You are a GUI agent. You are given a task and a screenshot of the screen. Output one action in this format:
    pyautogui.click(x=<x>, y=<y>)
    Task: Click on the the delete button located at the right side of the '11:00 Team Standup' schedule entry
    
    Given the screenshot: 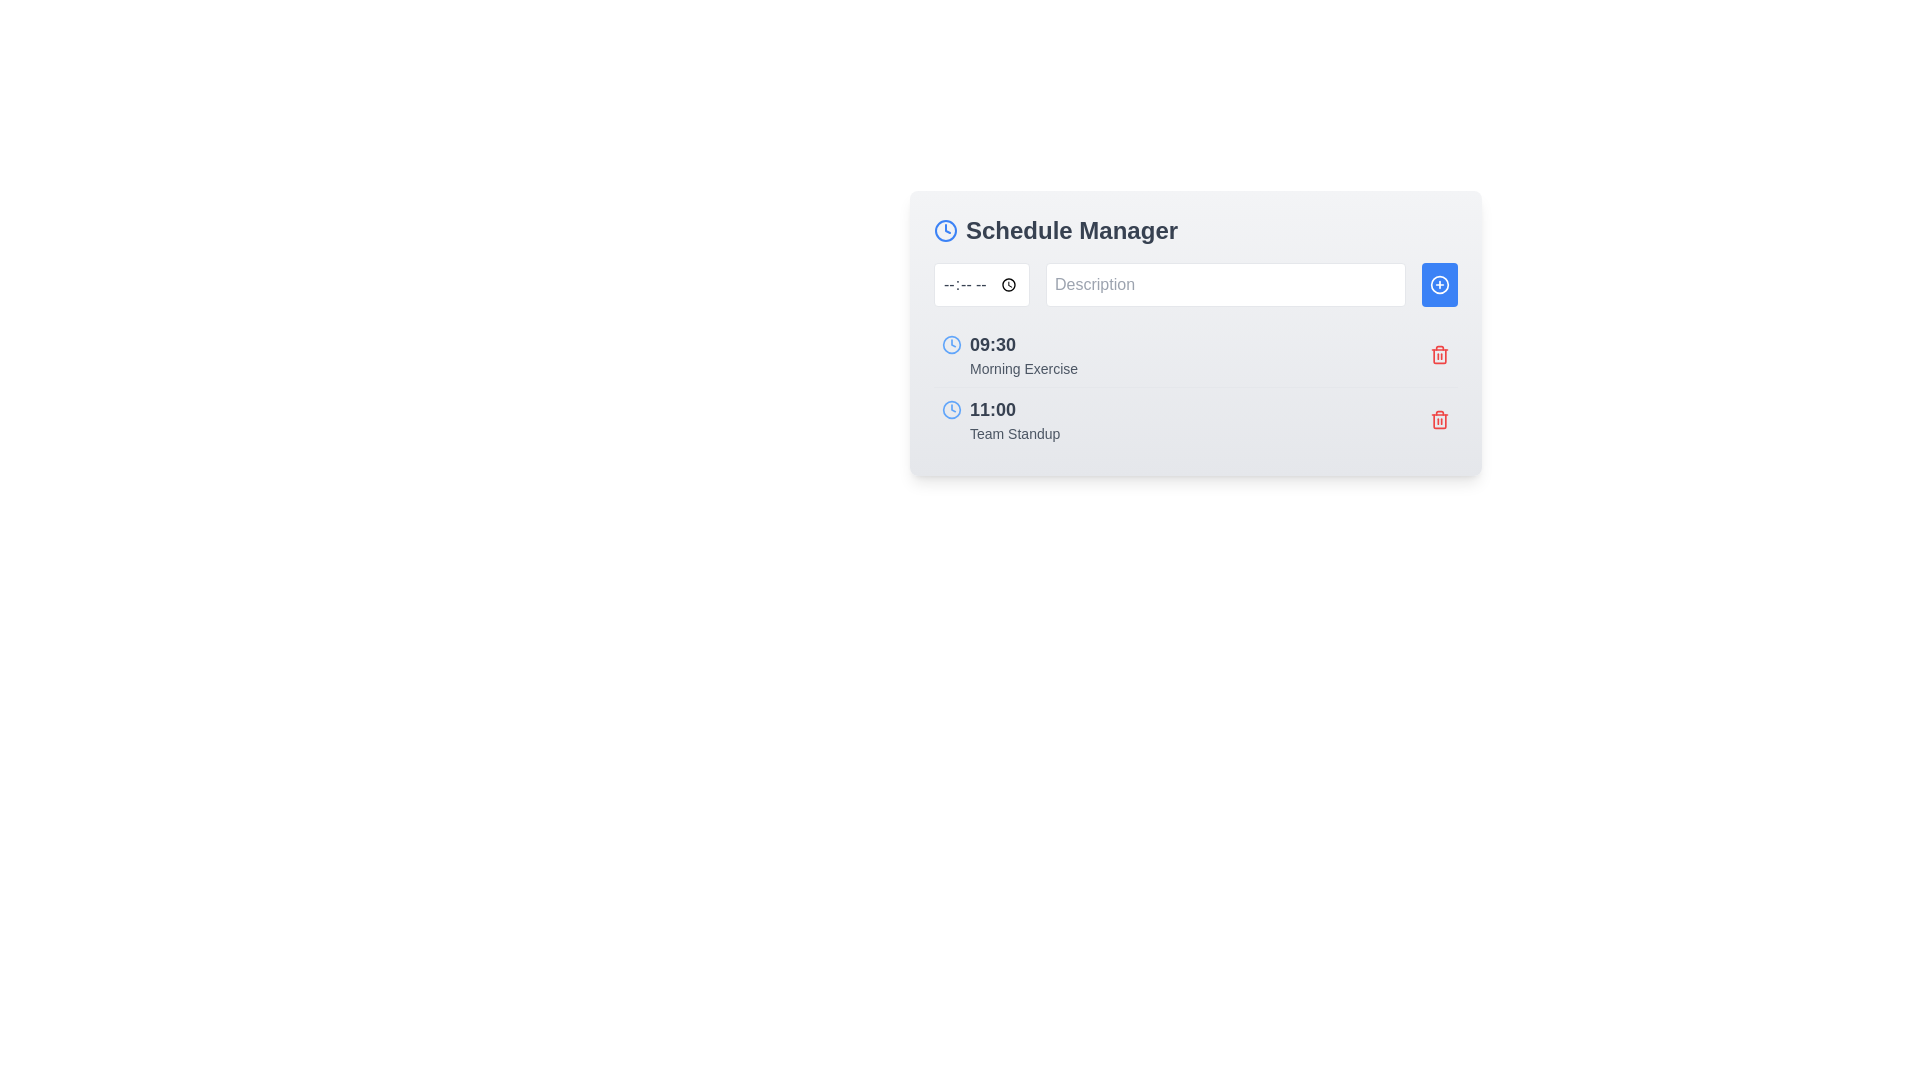 What is the action you would take?
    pyautogui.click(x=1440, y=419)
    